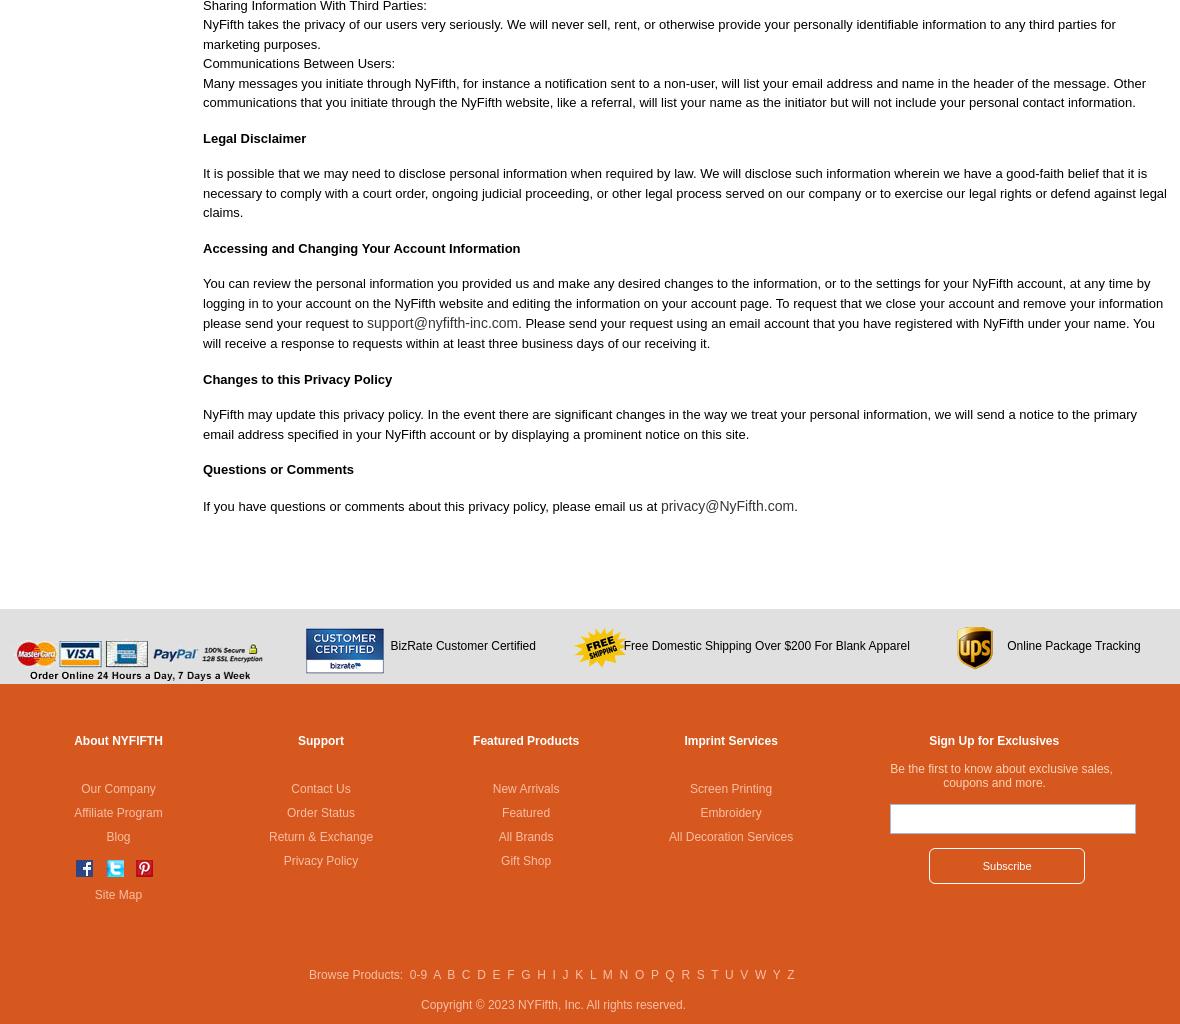 Image resolution: width=1180 pixels, height=1024 pixels. Describe the element at coordinates (637, 974) in the screenshot. I see `'O'` at that location.